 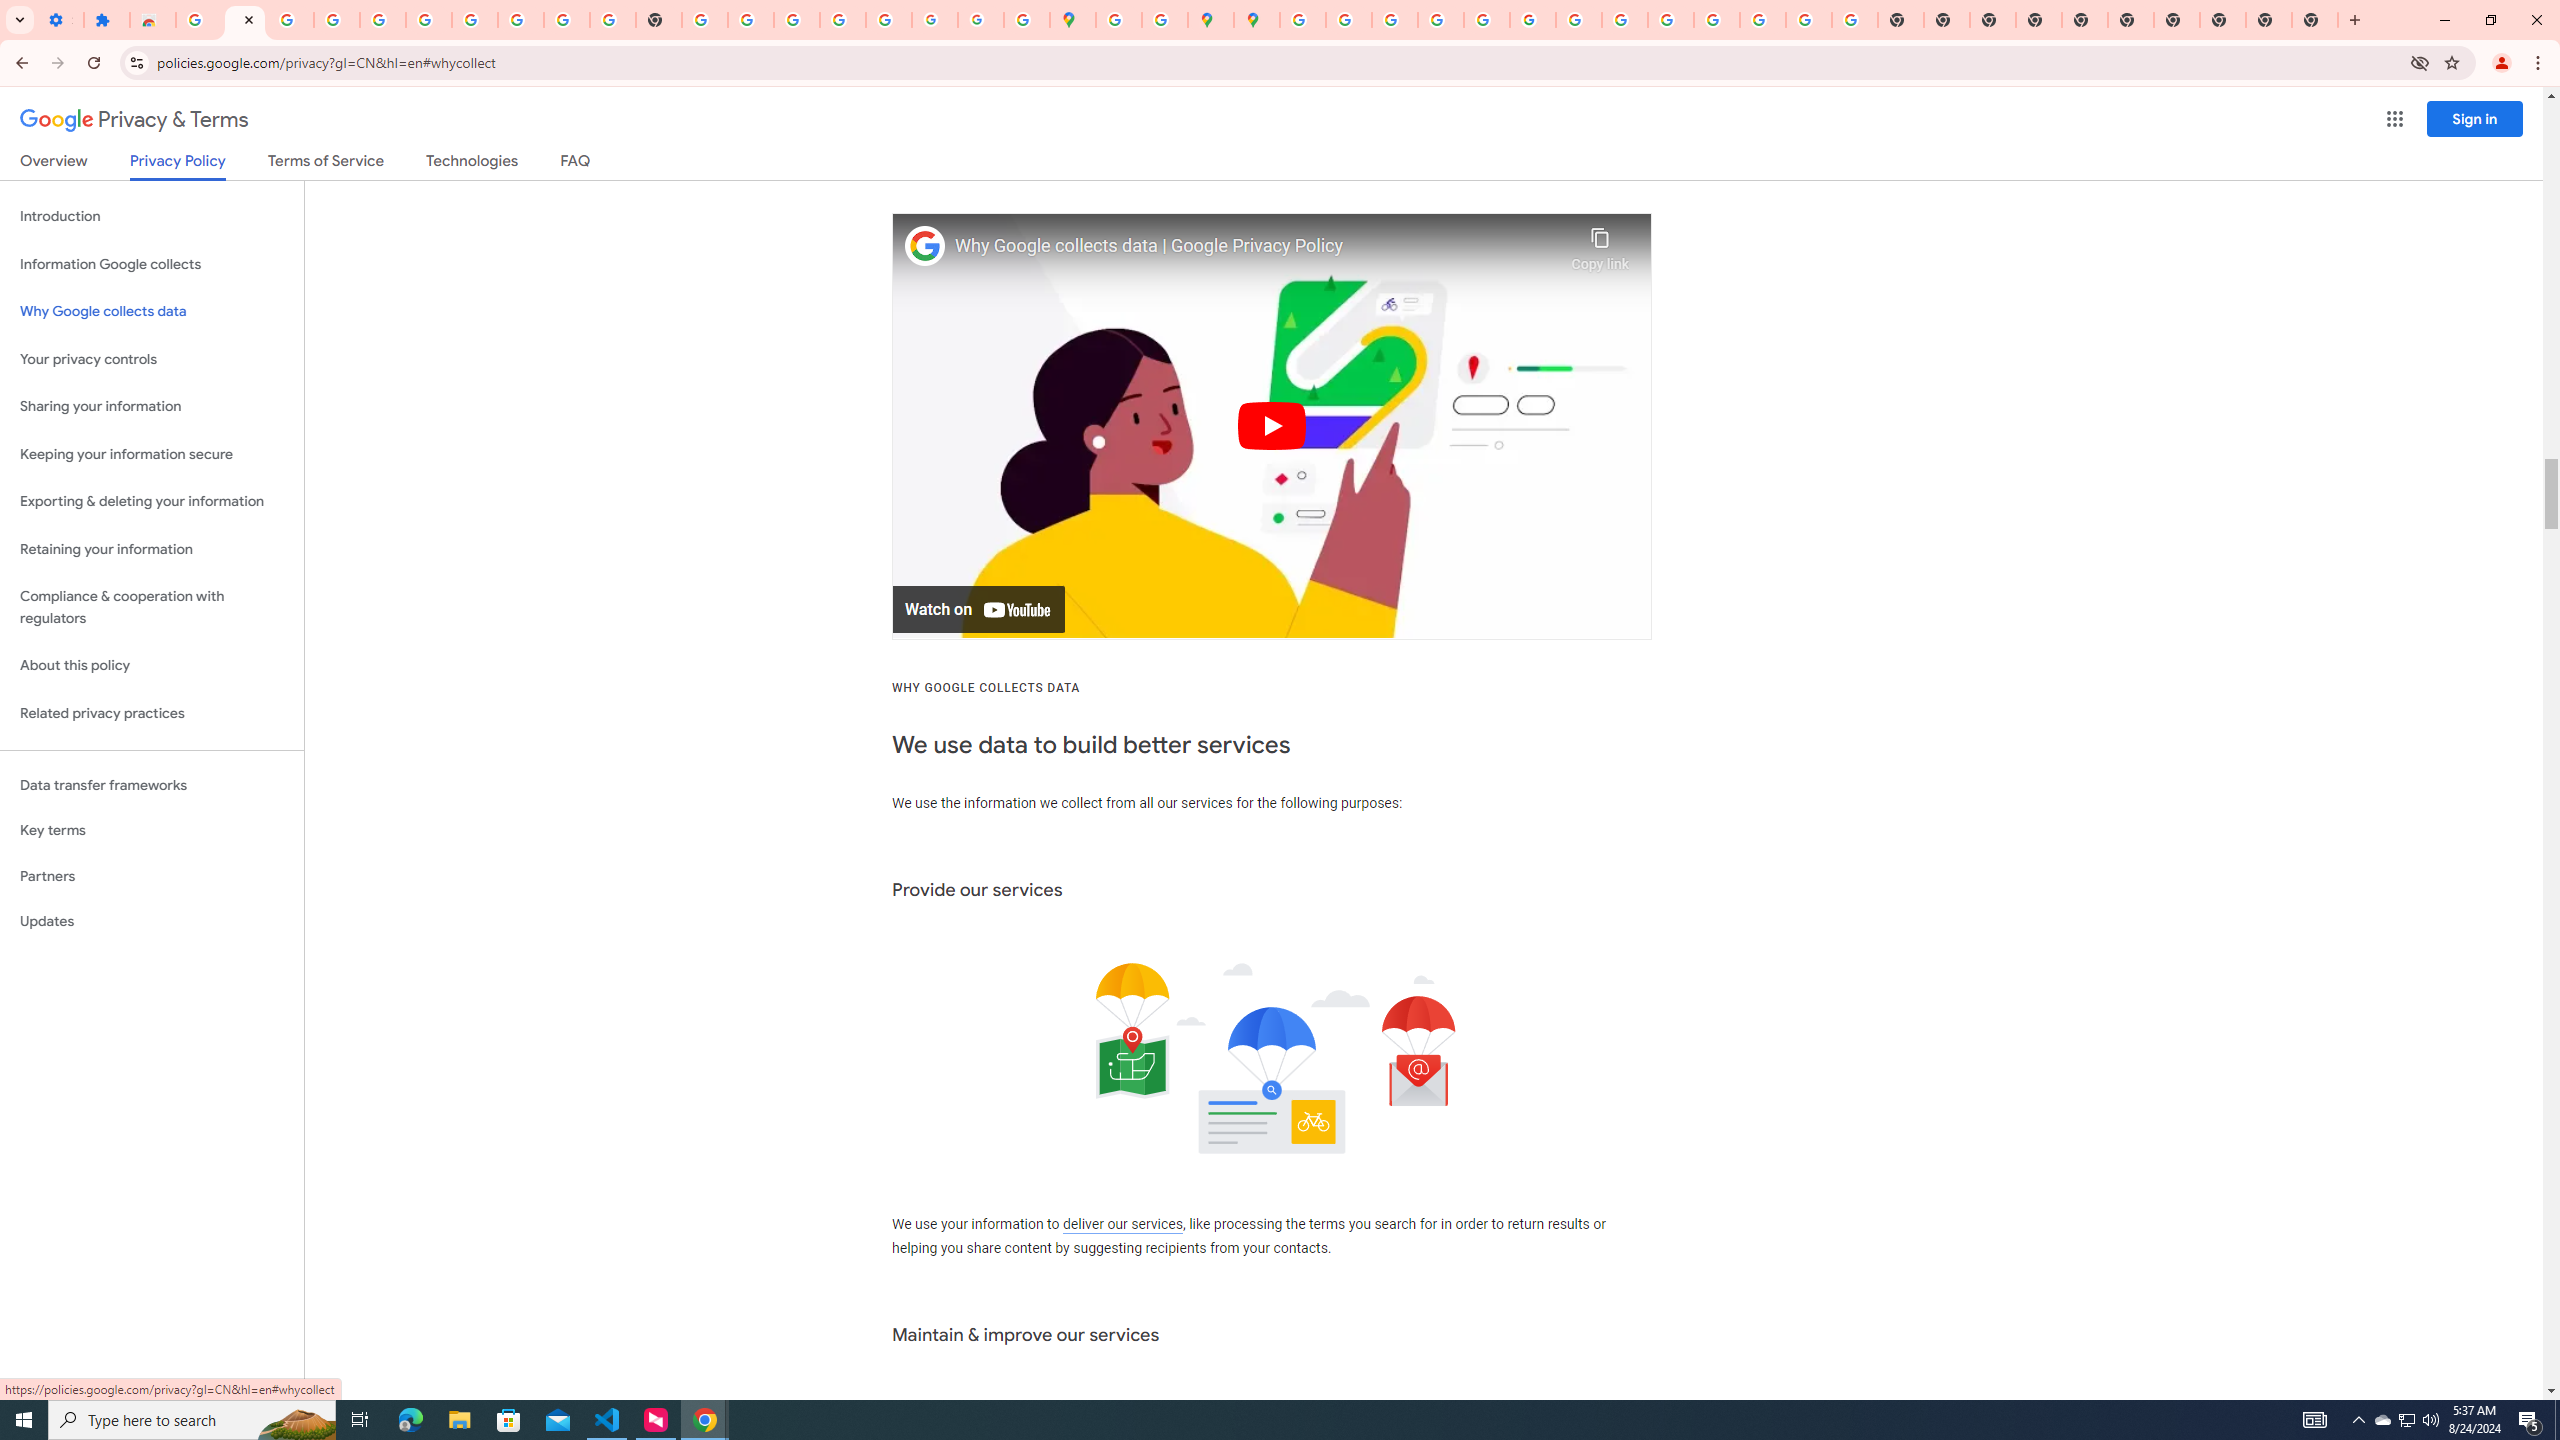 I want to click on 'Information Google collects', so click(x=151, y=264).